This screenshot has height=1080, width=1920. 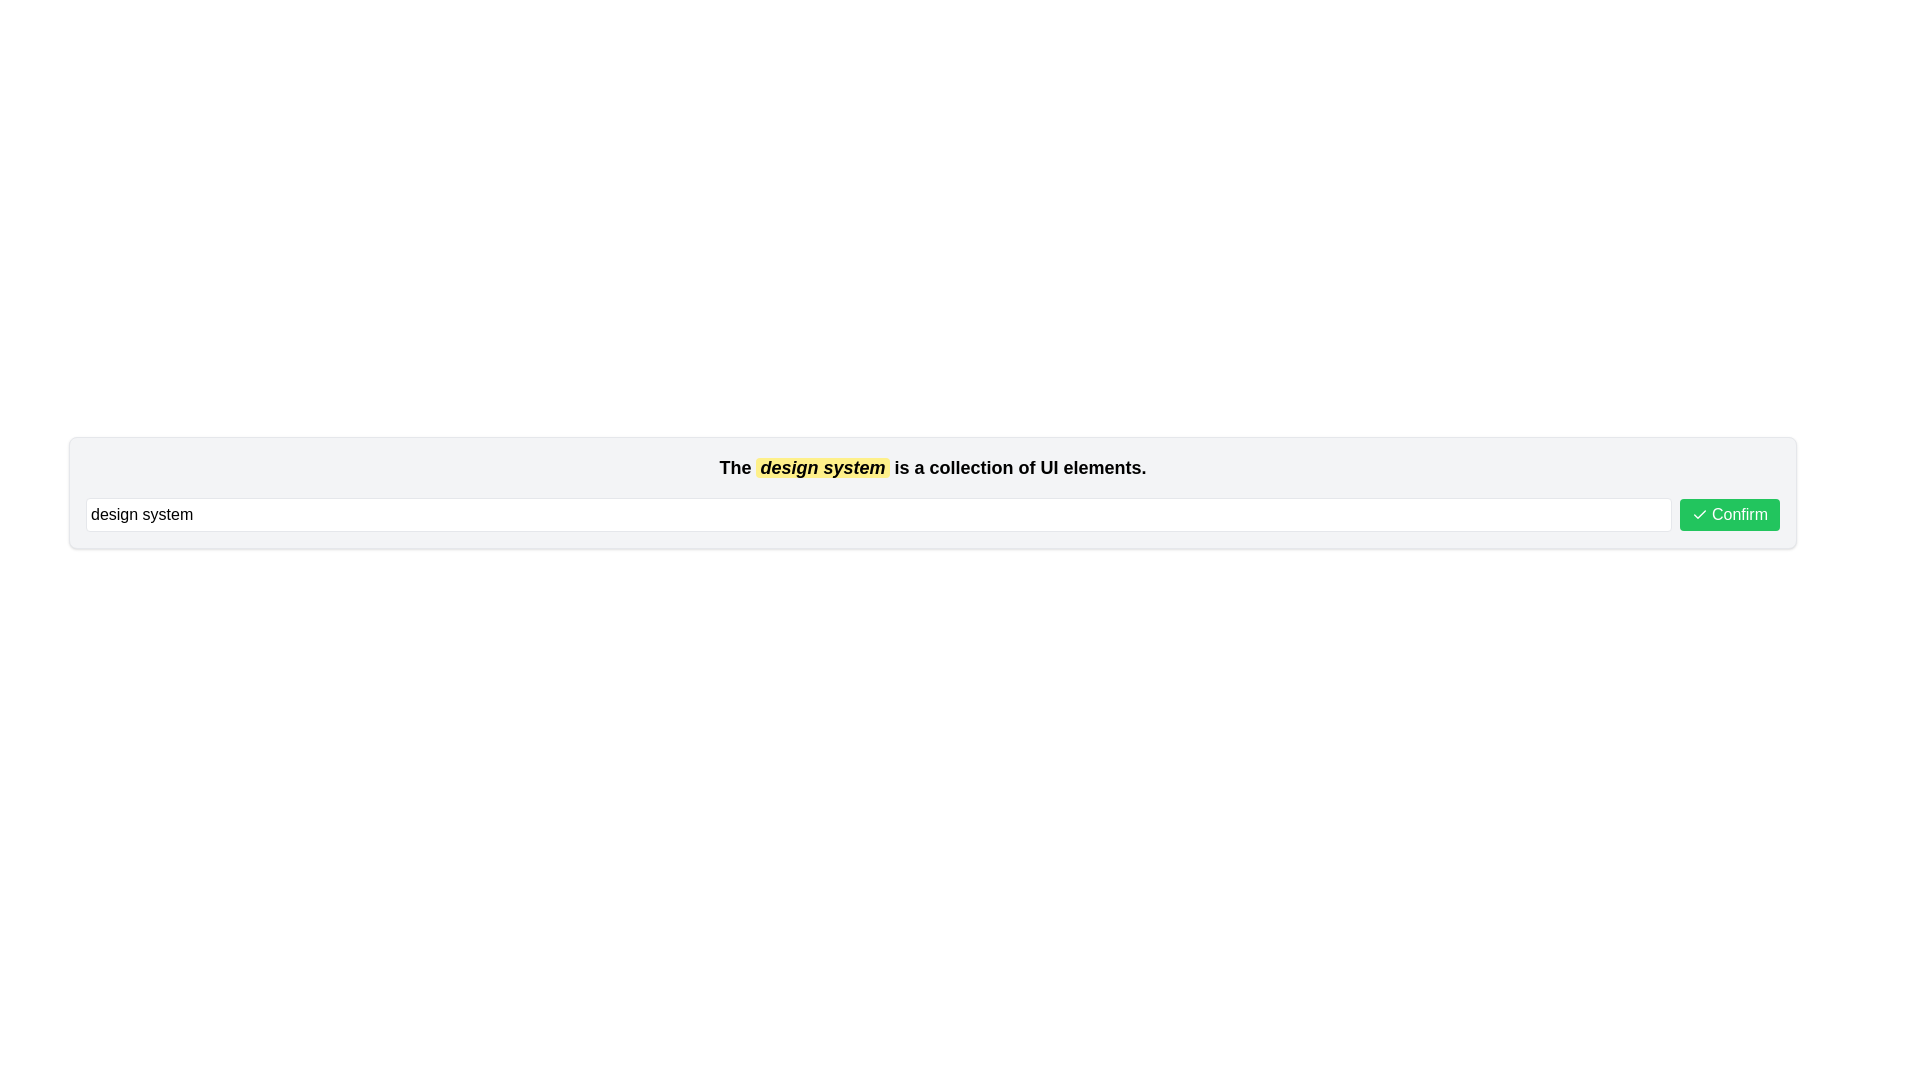 What do you see at coordinates (1698, 514) in the screenshot?
I see `the green circular icon with a white checkmark located on the rightmost side of the confirmation button labeled 'Confirm'` at bounding box center [1698, 514].